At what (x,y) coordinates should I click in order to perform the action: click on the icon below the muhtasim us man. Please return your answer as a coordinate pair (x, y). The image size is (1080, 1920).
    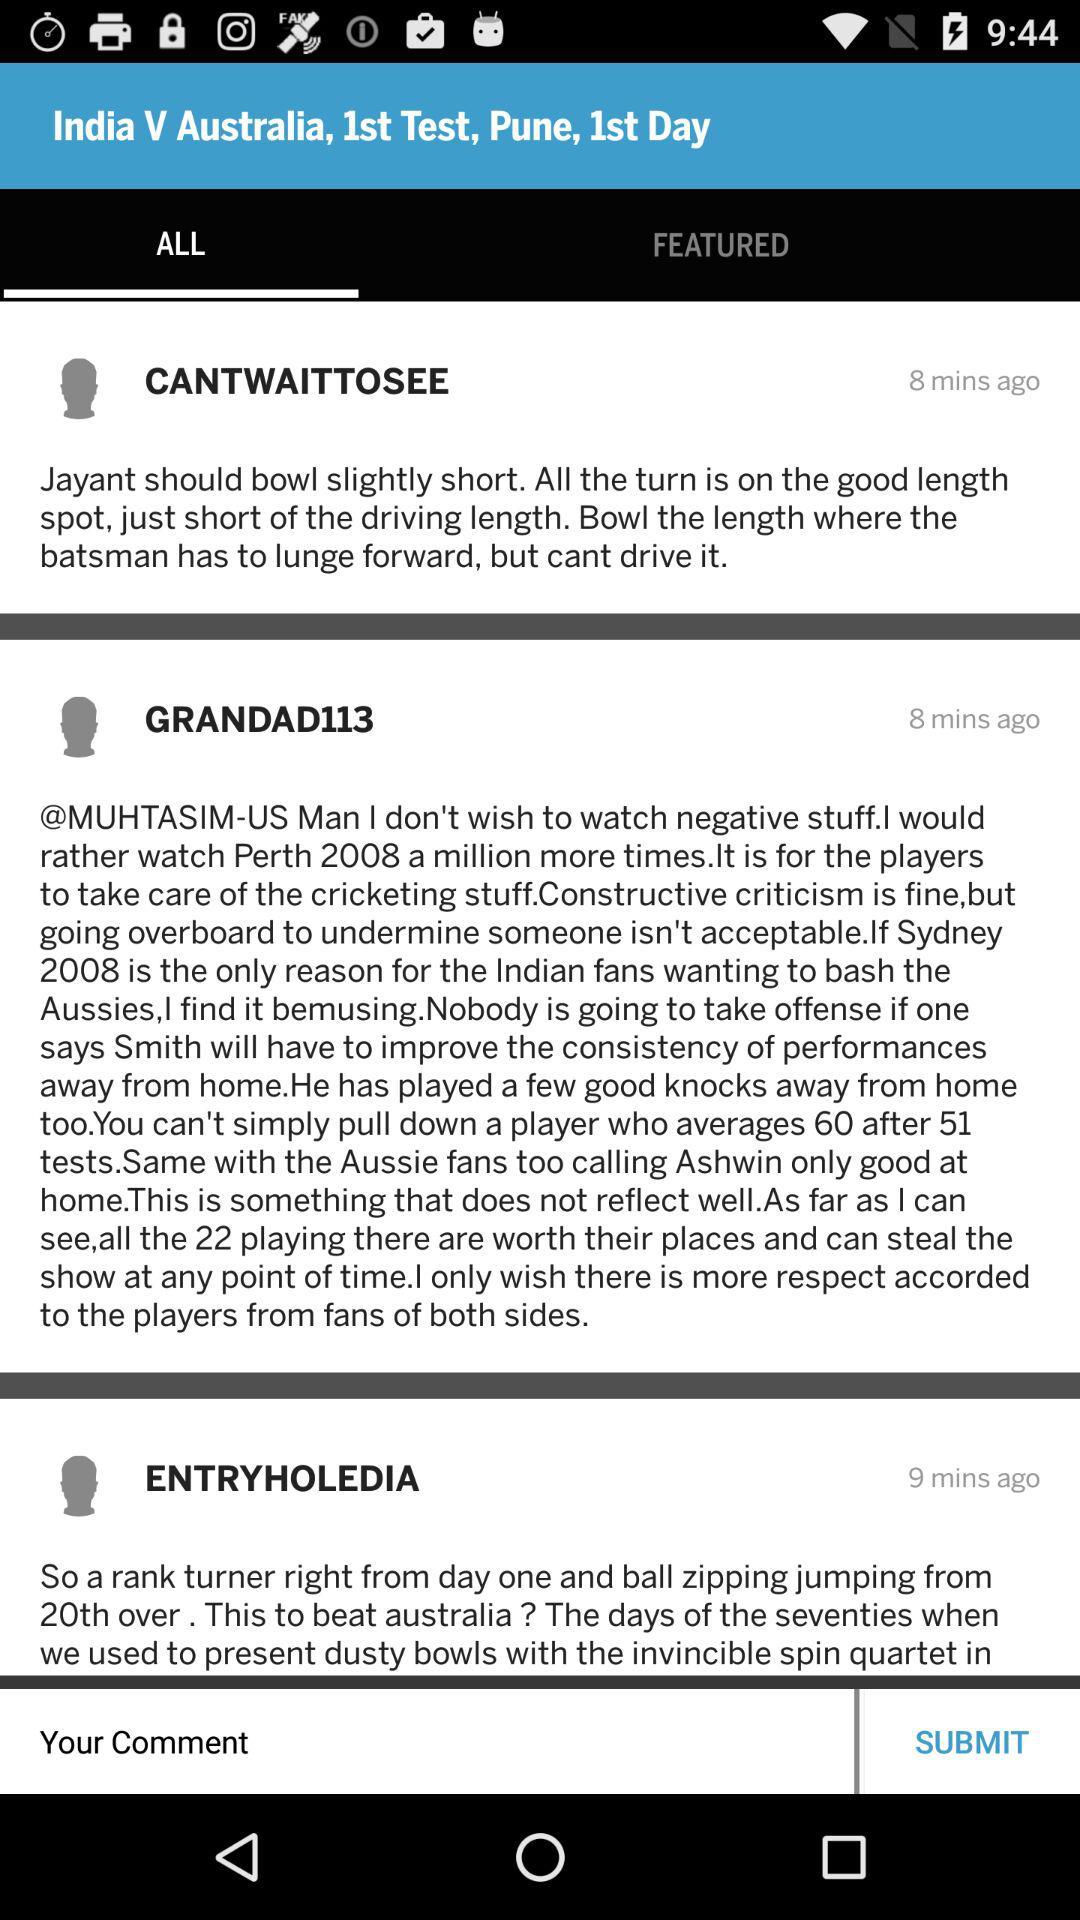
    Looking at the image, I should click on (512, 1477).